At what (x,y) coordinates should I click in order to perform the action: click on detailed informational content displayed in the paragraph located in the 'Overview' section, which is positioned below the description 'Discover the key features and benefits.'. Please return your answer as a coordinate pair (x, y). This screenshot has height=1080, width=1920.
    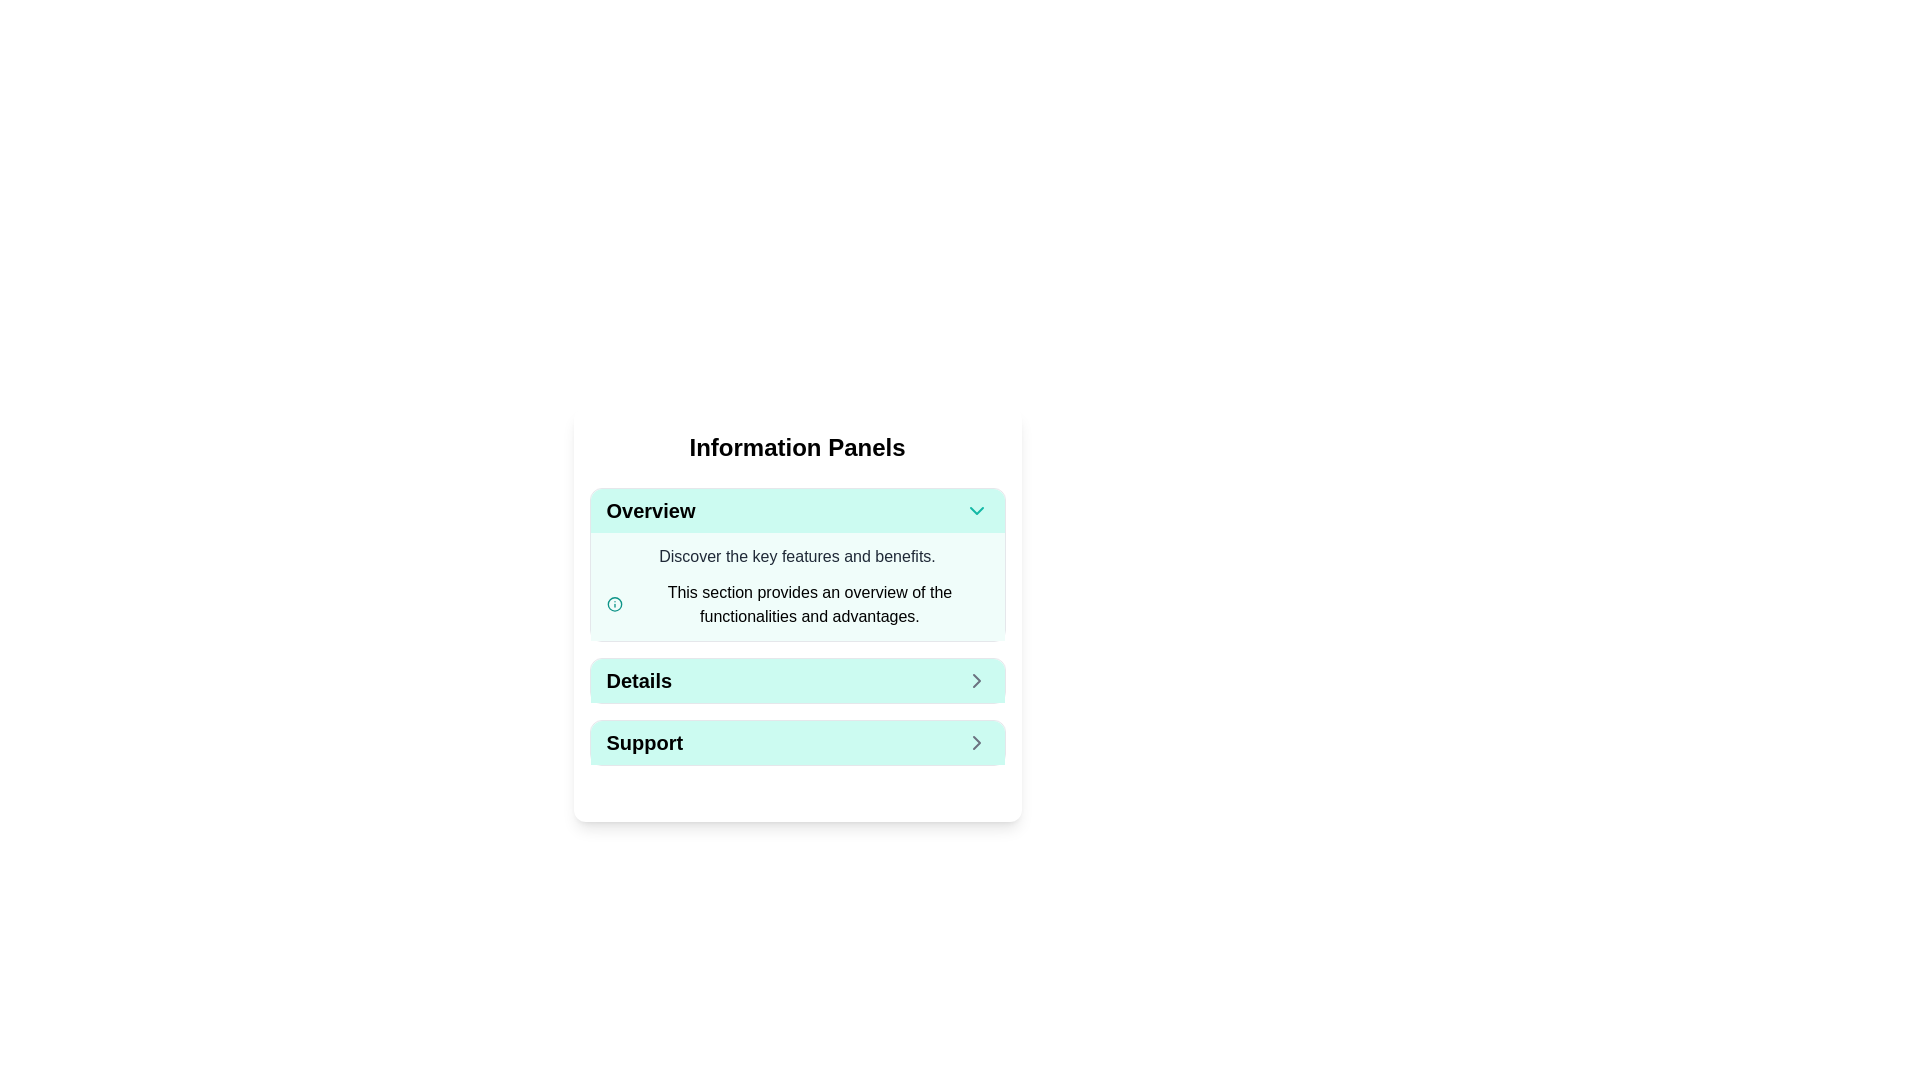
    Looking at the image, I should click on (809, 604).